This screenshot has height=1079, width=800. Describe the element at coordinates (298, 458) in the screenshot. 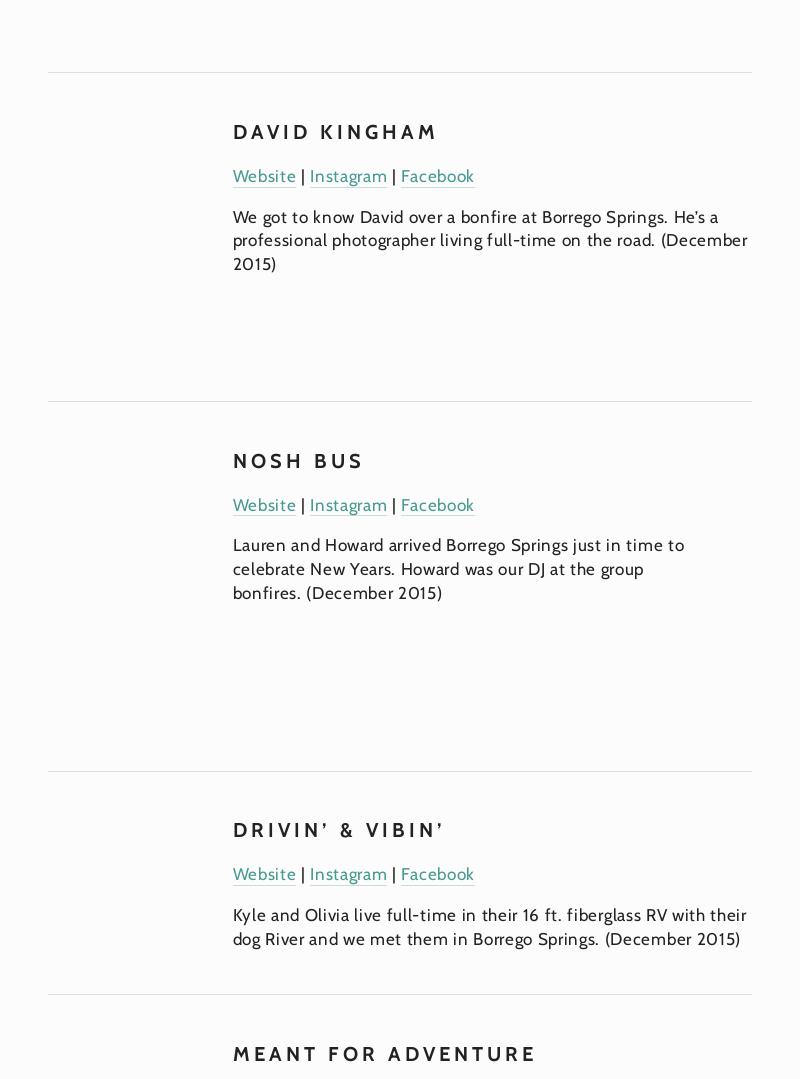

I see `'Nosh Bus'` at that location.